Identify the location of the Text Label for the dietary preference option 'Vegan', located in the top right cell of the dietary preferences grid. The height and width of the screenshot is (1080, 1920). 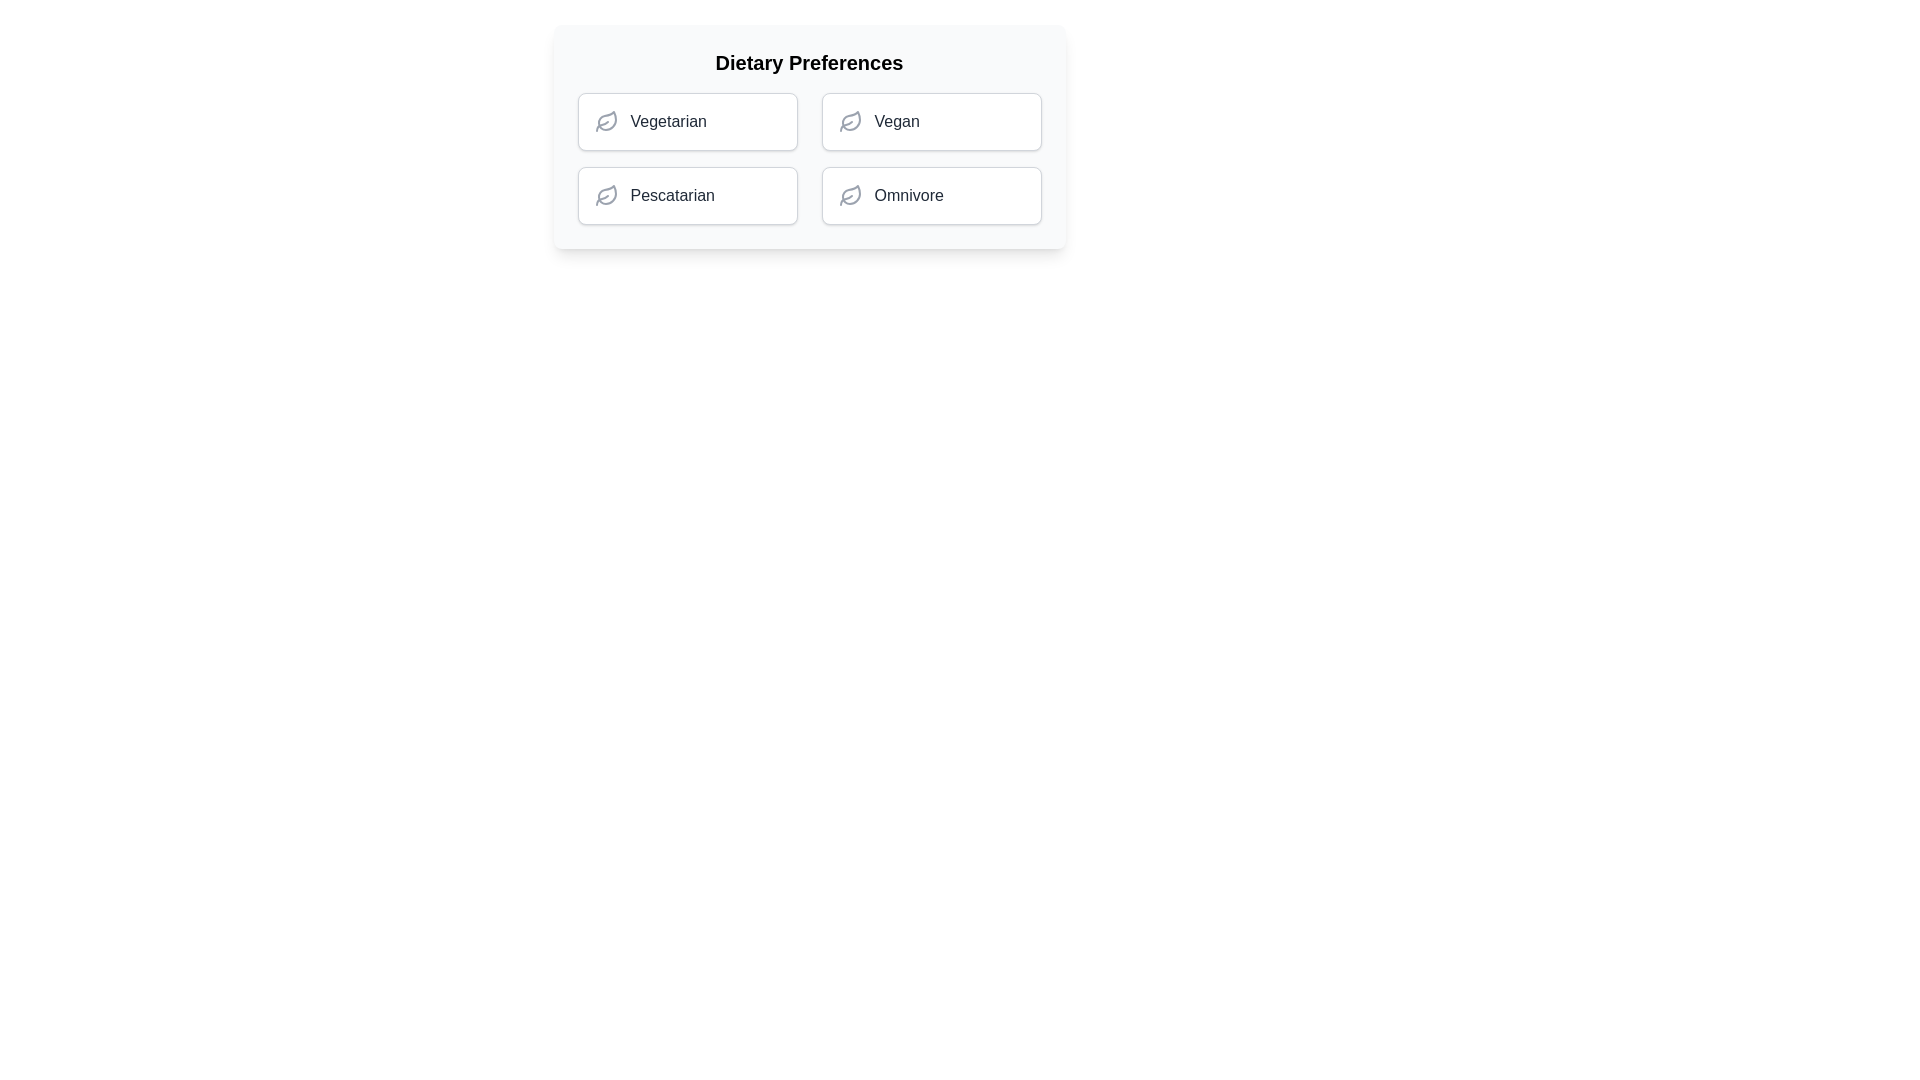
(896, 122).